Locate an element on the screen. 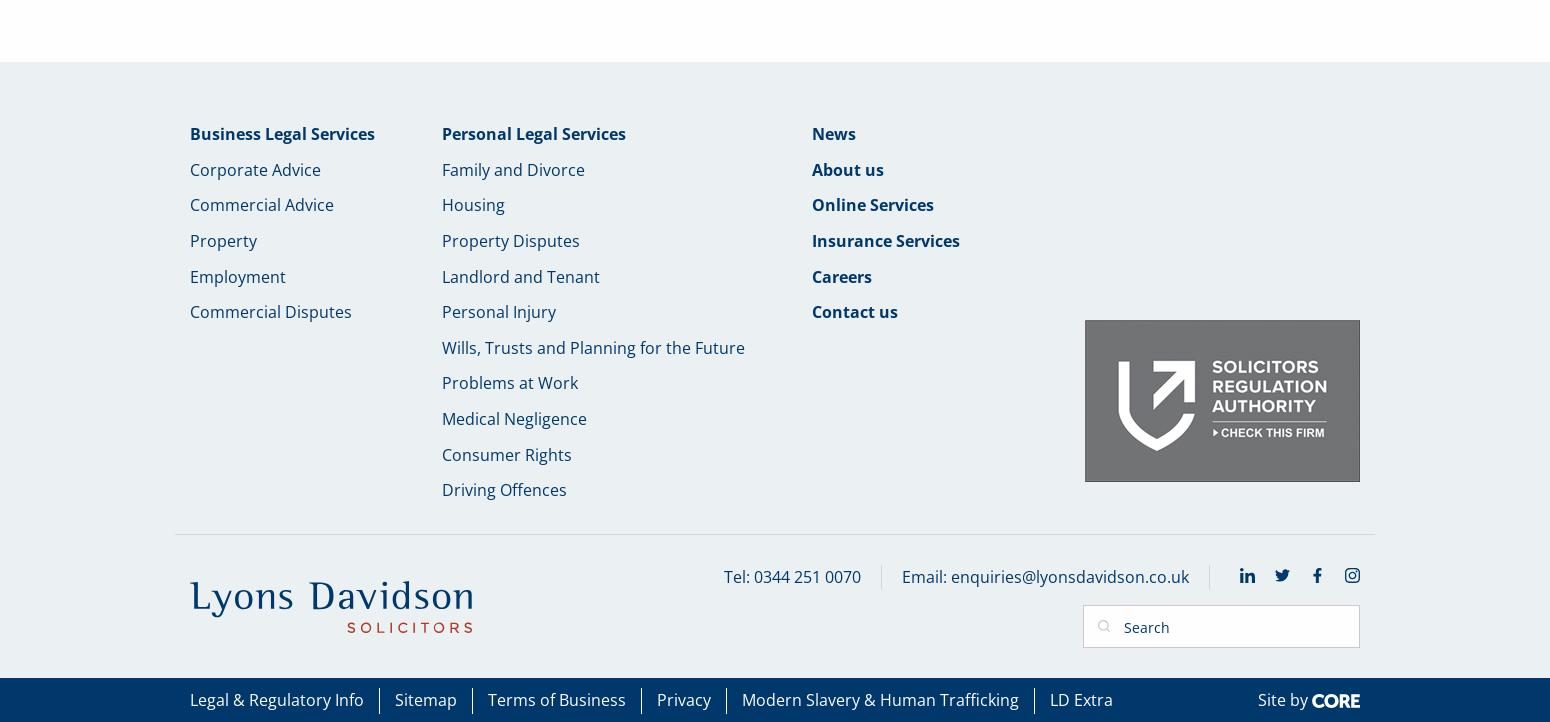 This screenshot has height=722, width=1550. 'Medical Negligence' is located at coordinates (513, 418).